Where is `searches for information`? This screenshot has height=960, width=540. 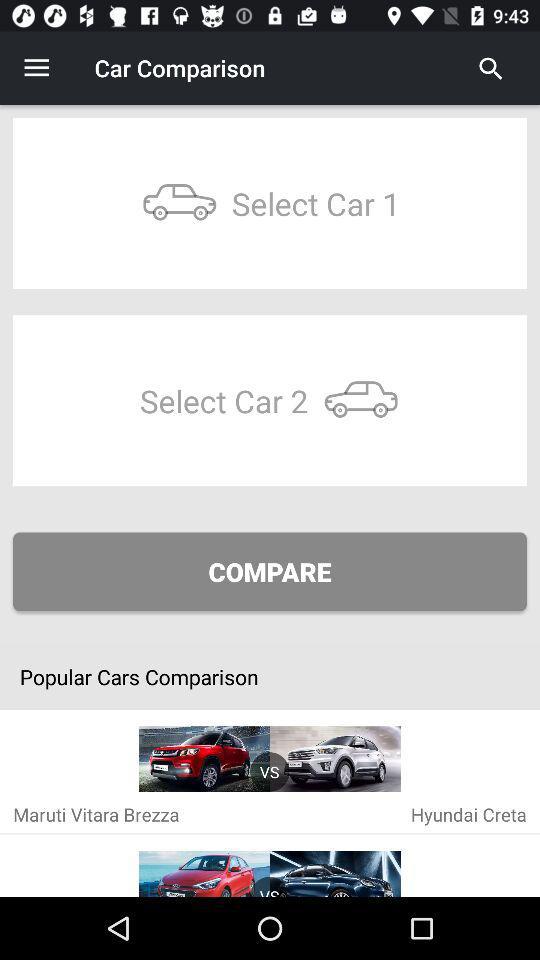 searches for information is located at coordinates (490, 68).